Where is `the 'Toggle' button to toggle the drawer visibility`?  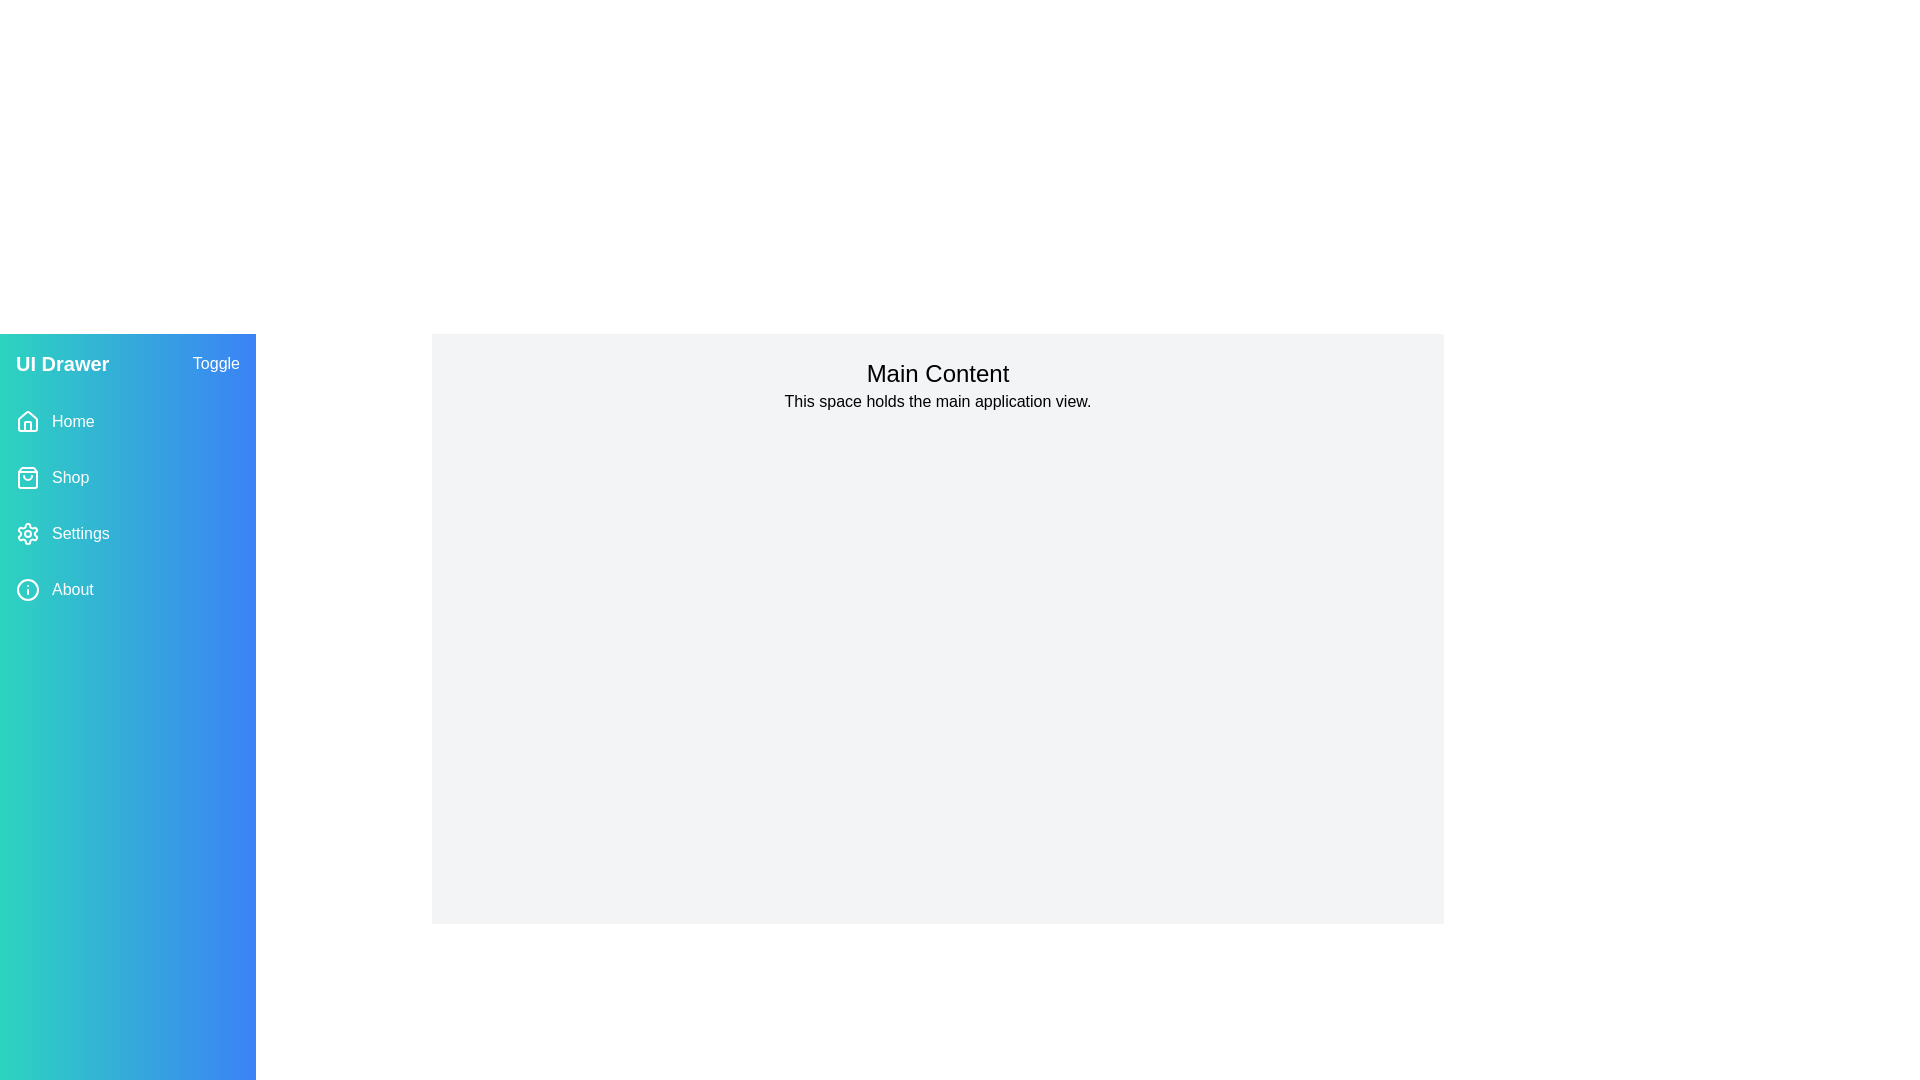
the 'Toggle' button to toggle the drawer visibility is located at coordinates (216, 363).